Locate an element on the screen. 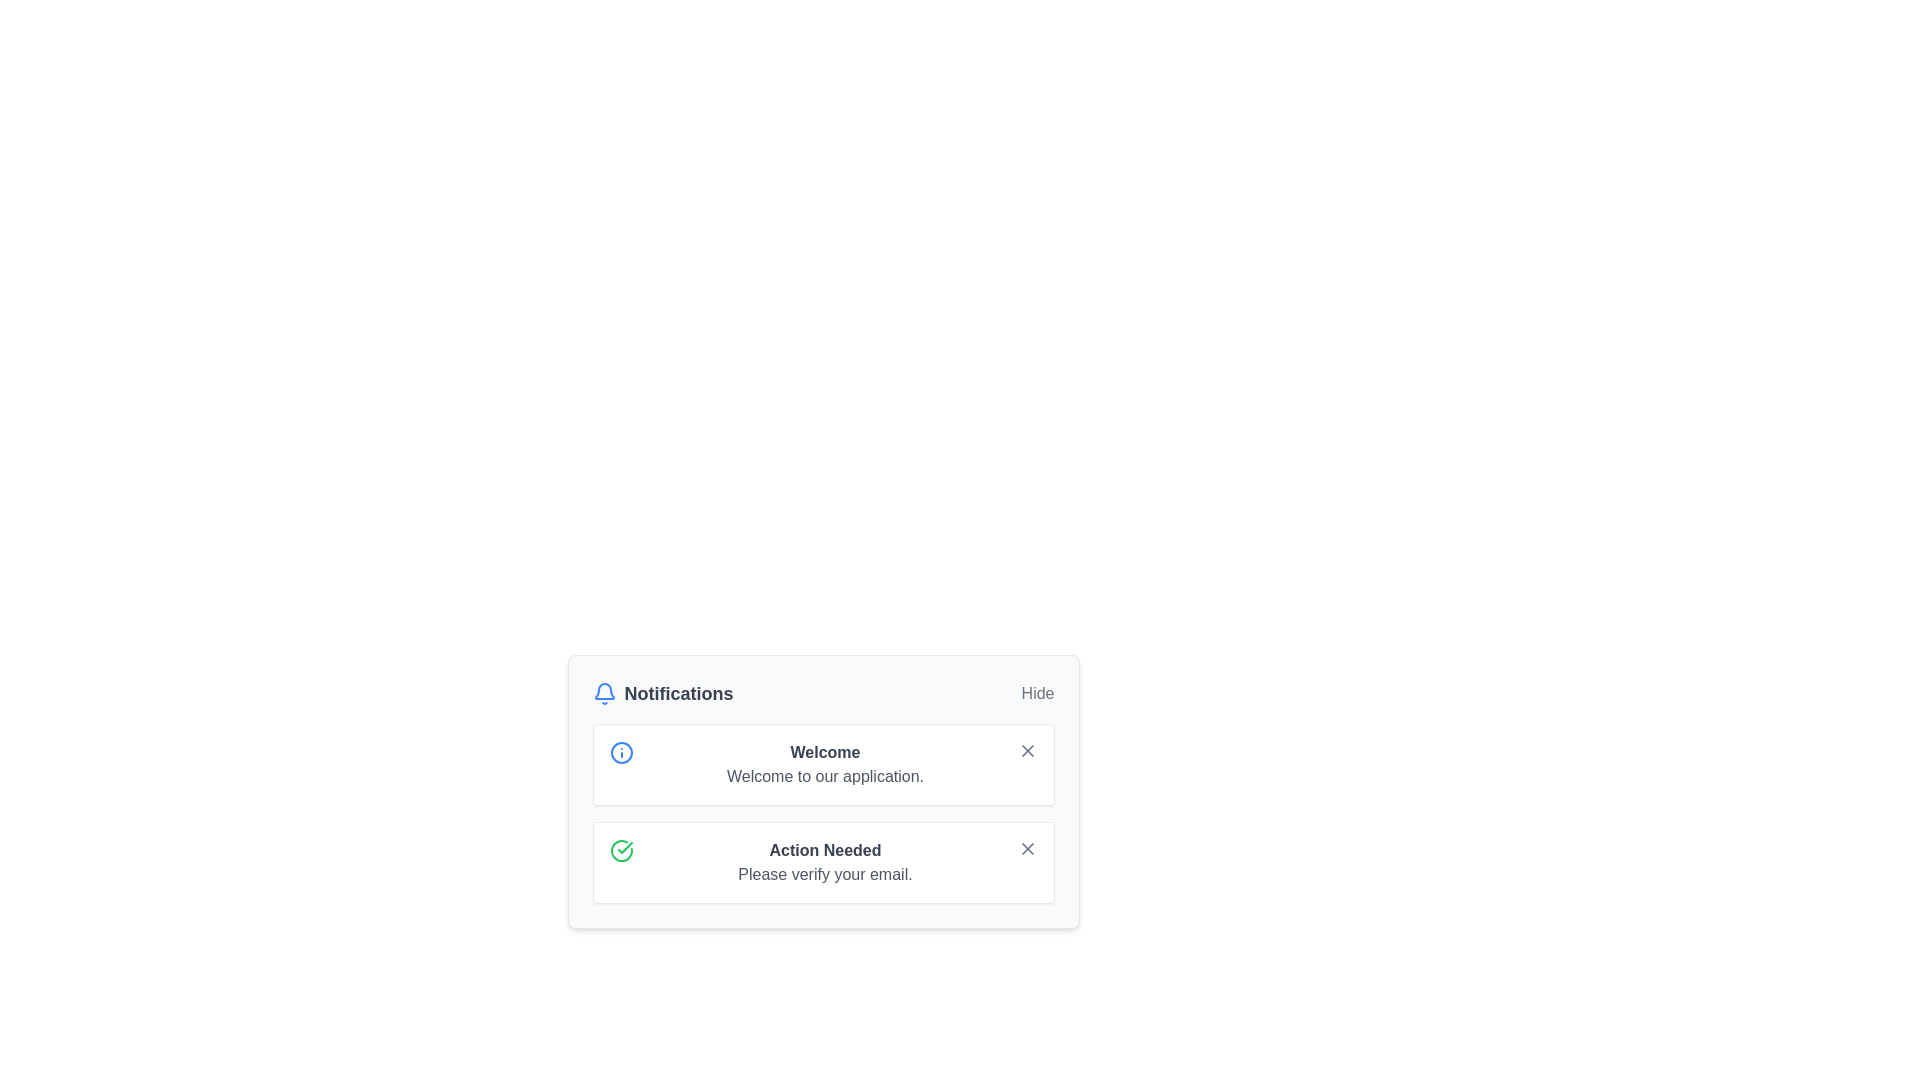 This screenshot has height=1080, width=1920. the header text element that serves as the title for the notification panel, located to the right of a bell icon and positioned at the top-left of the notification section is located at coordinates (679, 693).